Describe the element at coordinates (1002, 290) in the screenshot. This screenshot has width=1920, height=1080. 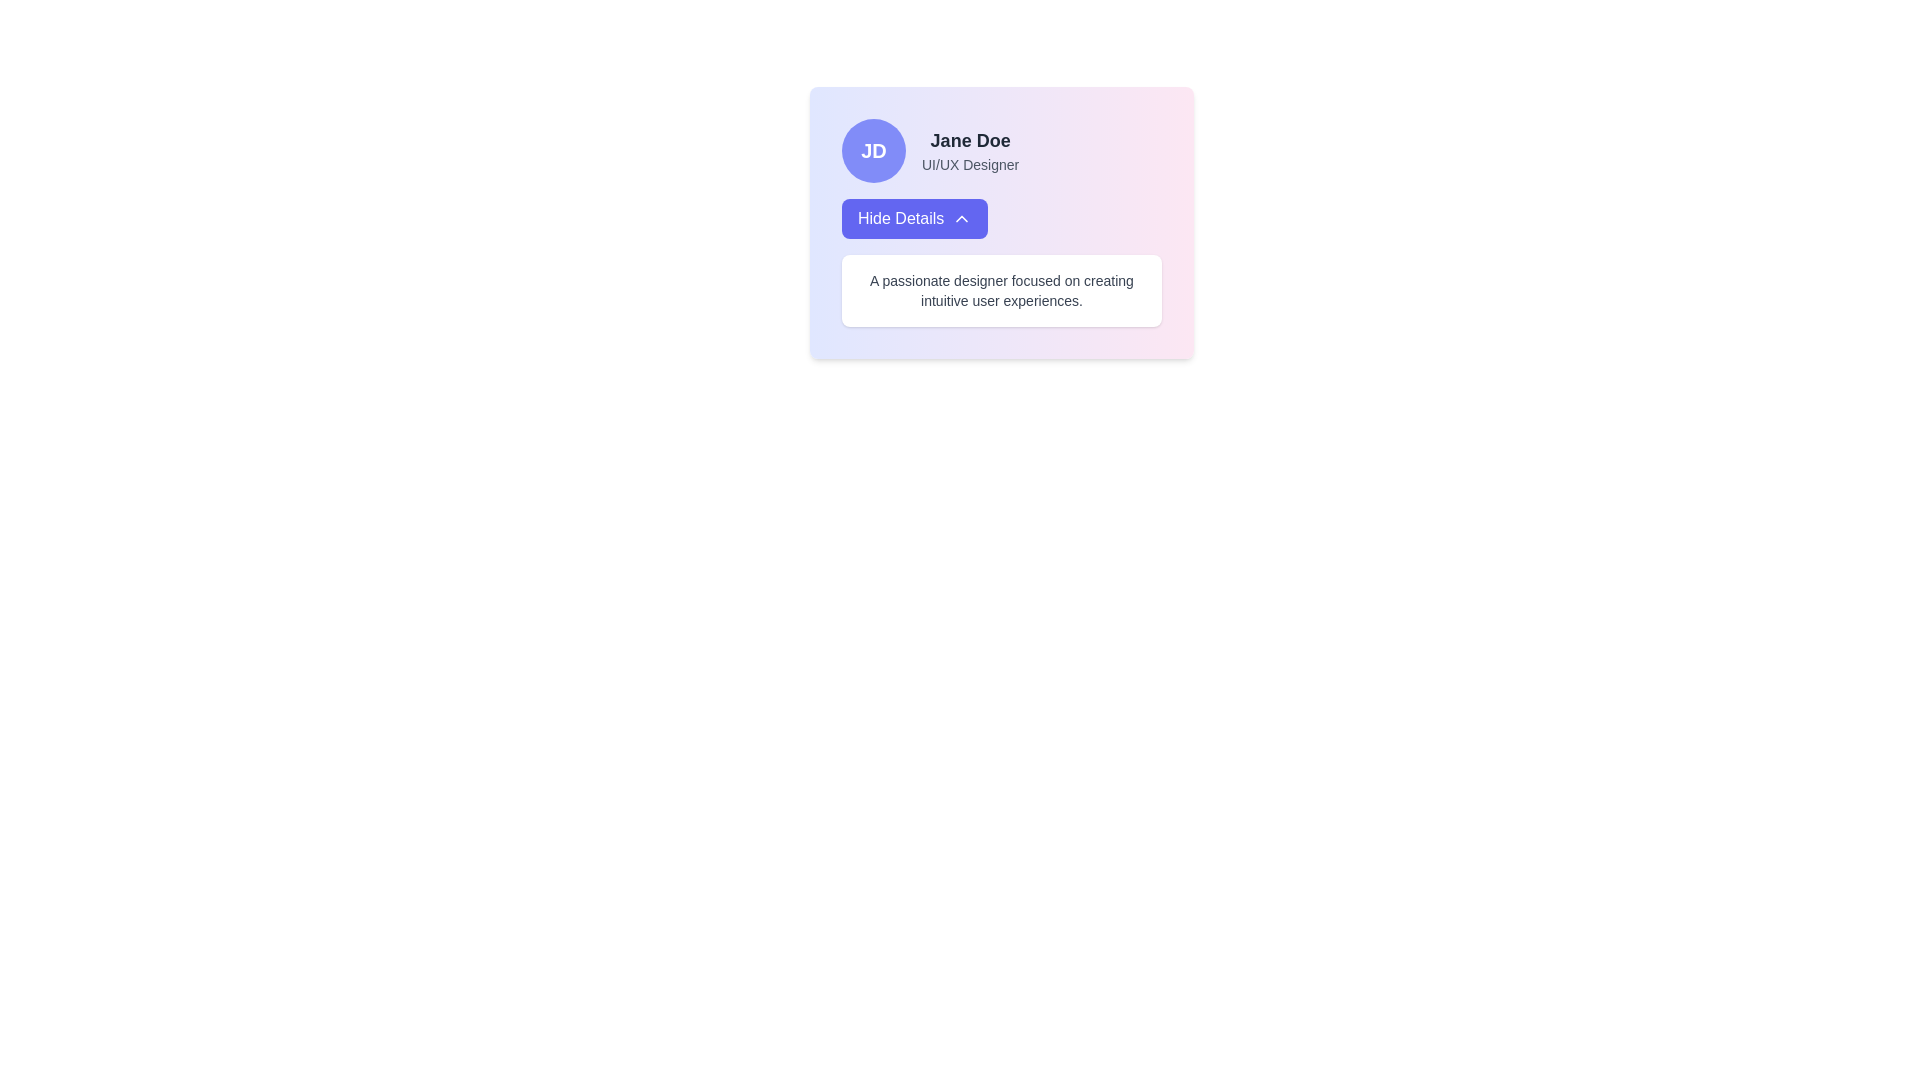
I see `the text label that contains the description 'A passionate designer focused on creating intuitive user experiences.' which is styled in subtle gray color, positioned below the 'Hide Details' button inside a white box with rounded corners` at that location.